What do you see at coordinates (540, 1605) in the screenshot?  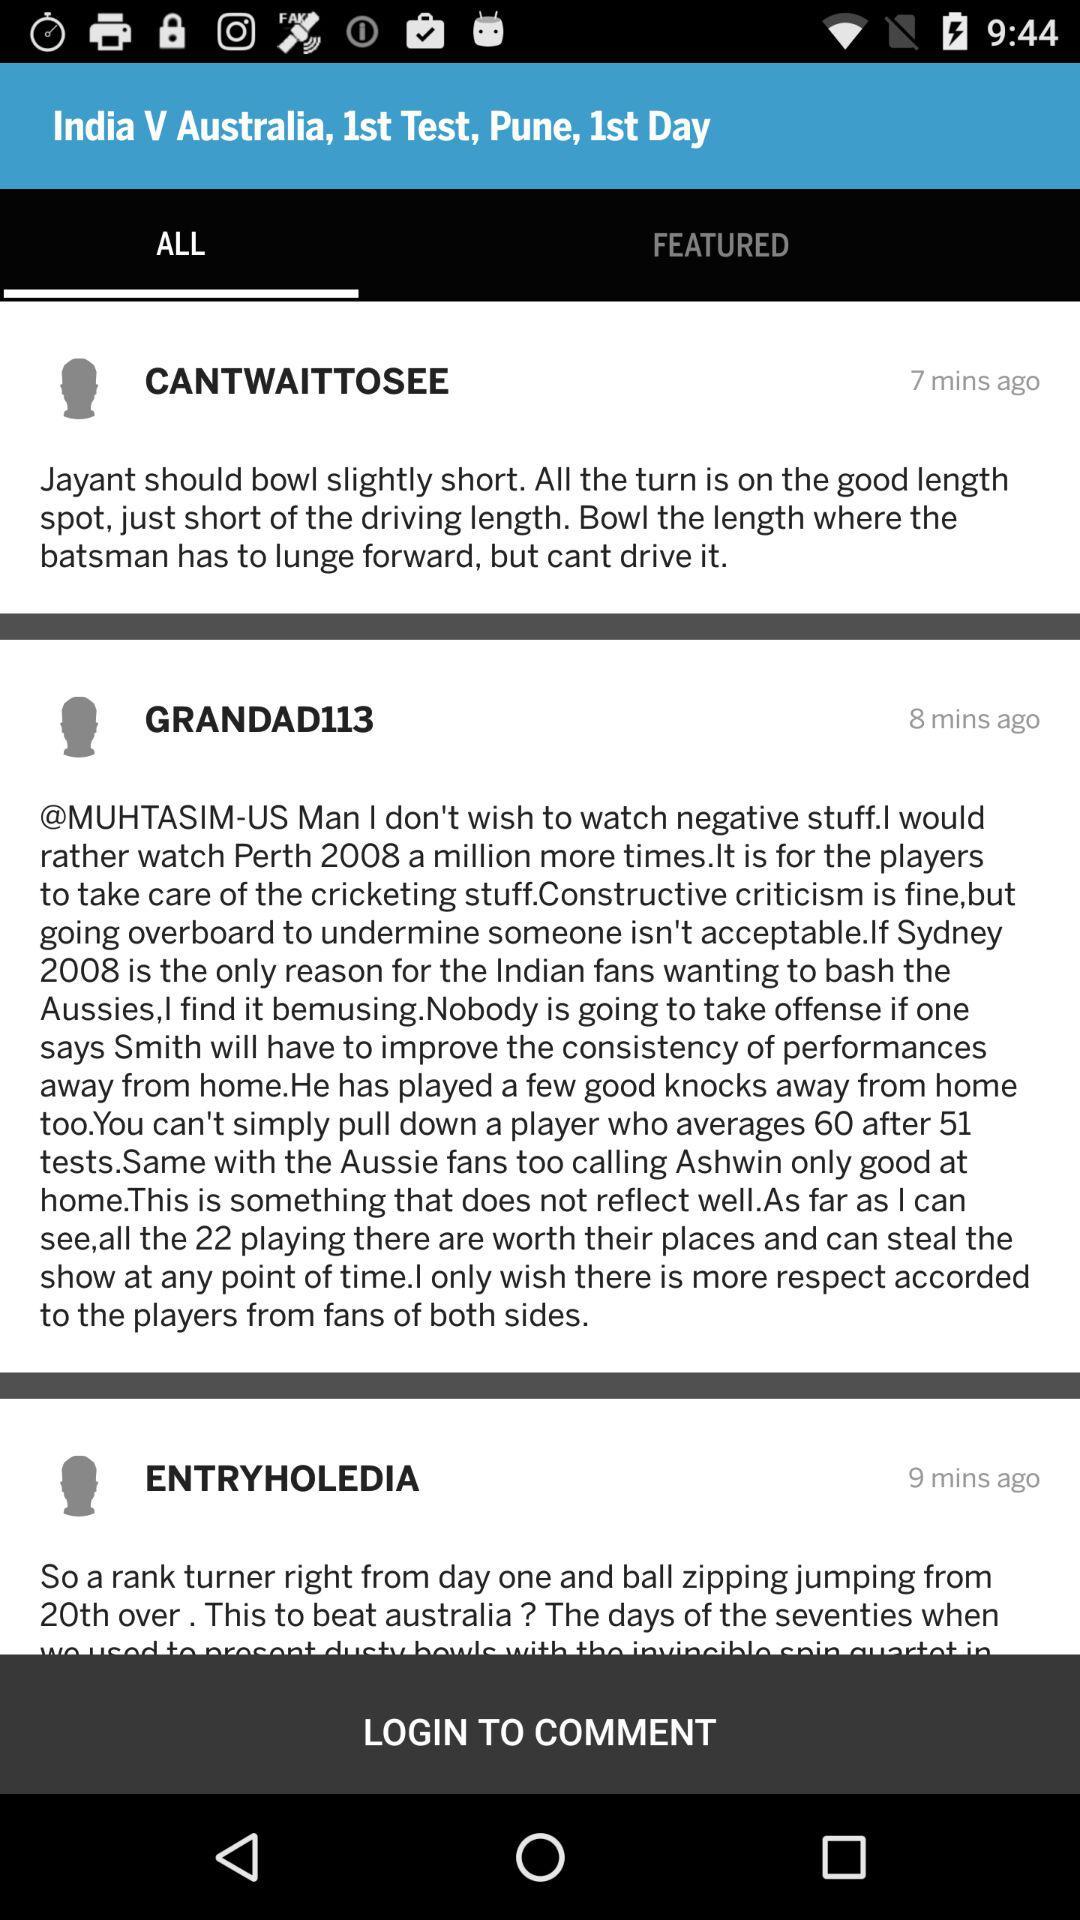 I see `the so a rank icon` at bounding box center [540, 1605].